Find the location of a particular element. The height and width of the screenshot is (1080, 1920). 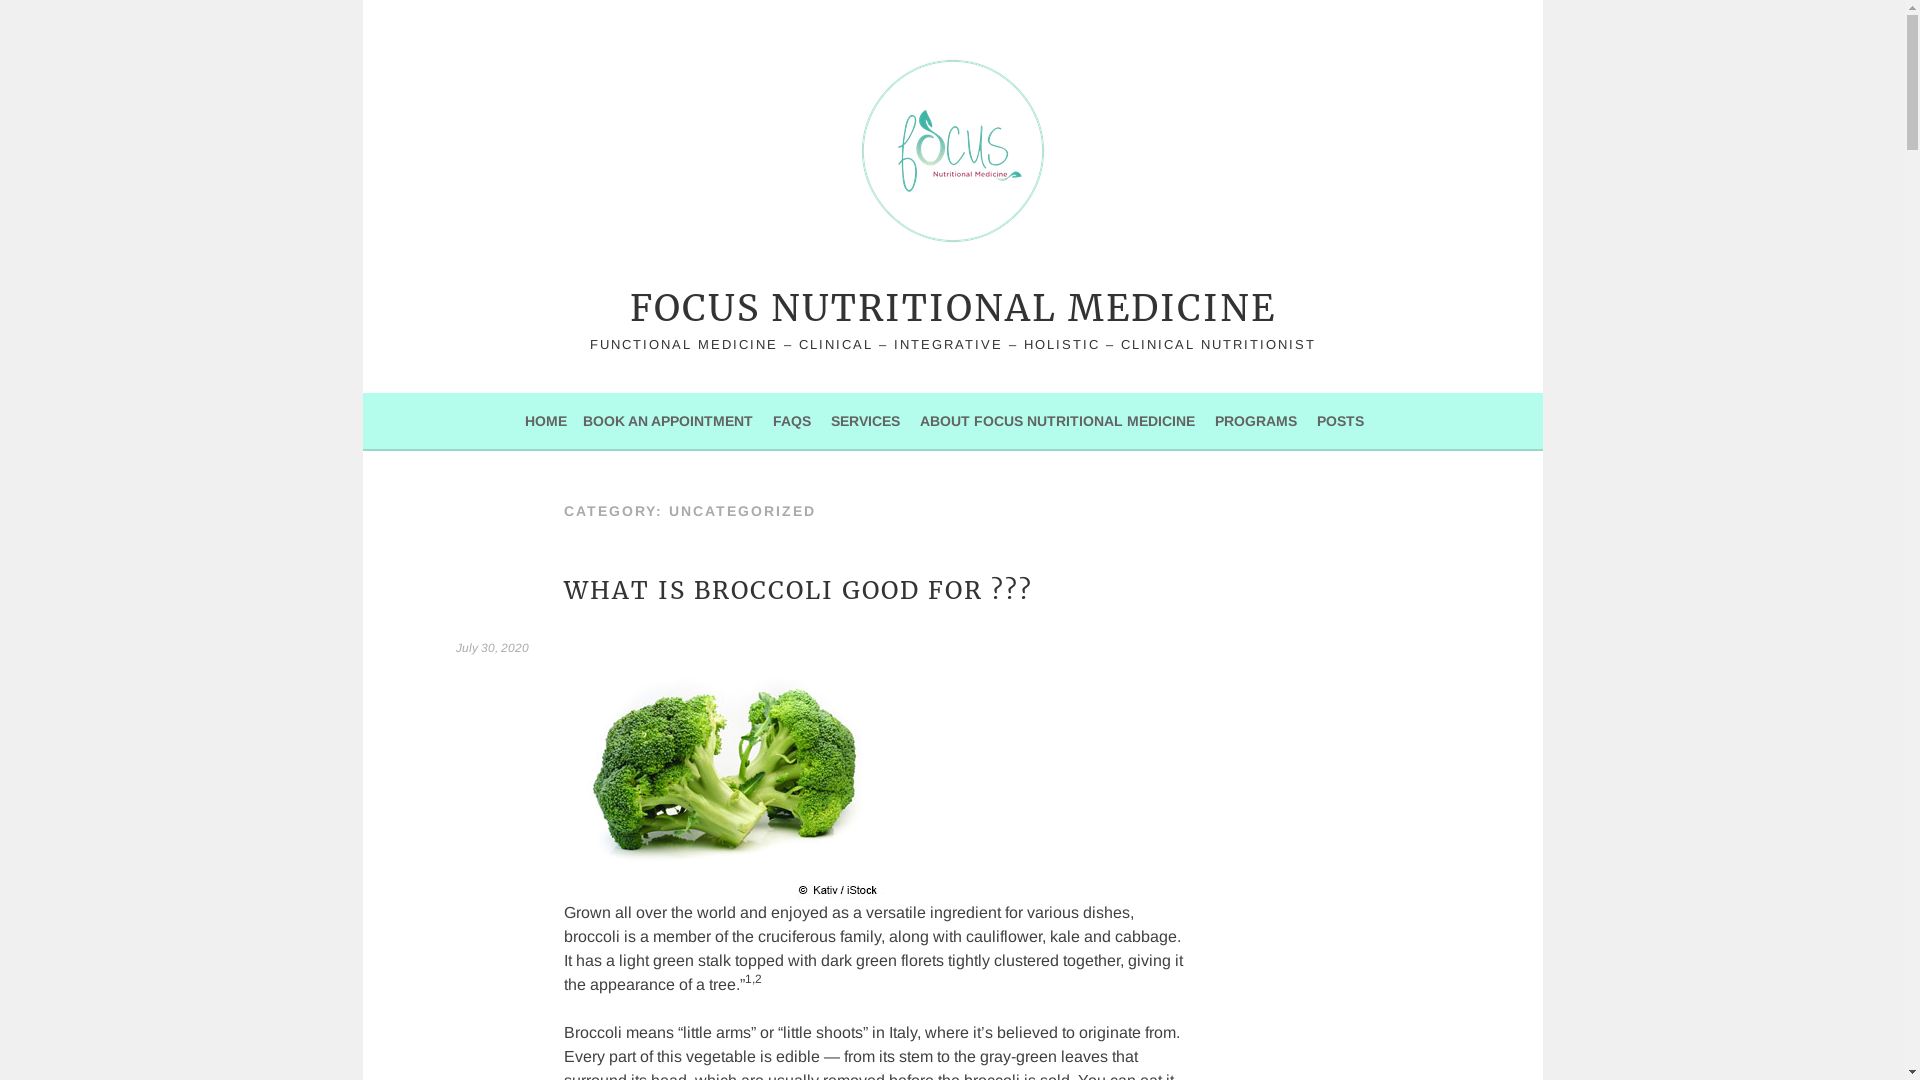

'HOME' is located at coordinates (546, 419).